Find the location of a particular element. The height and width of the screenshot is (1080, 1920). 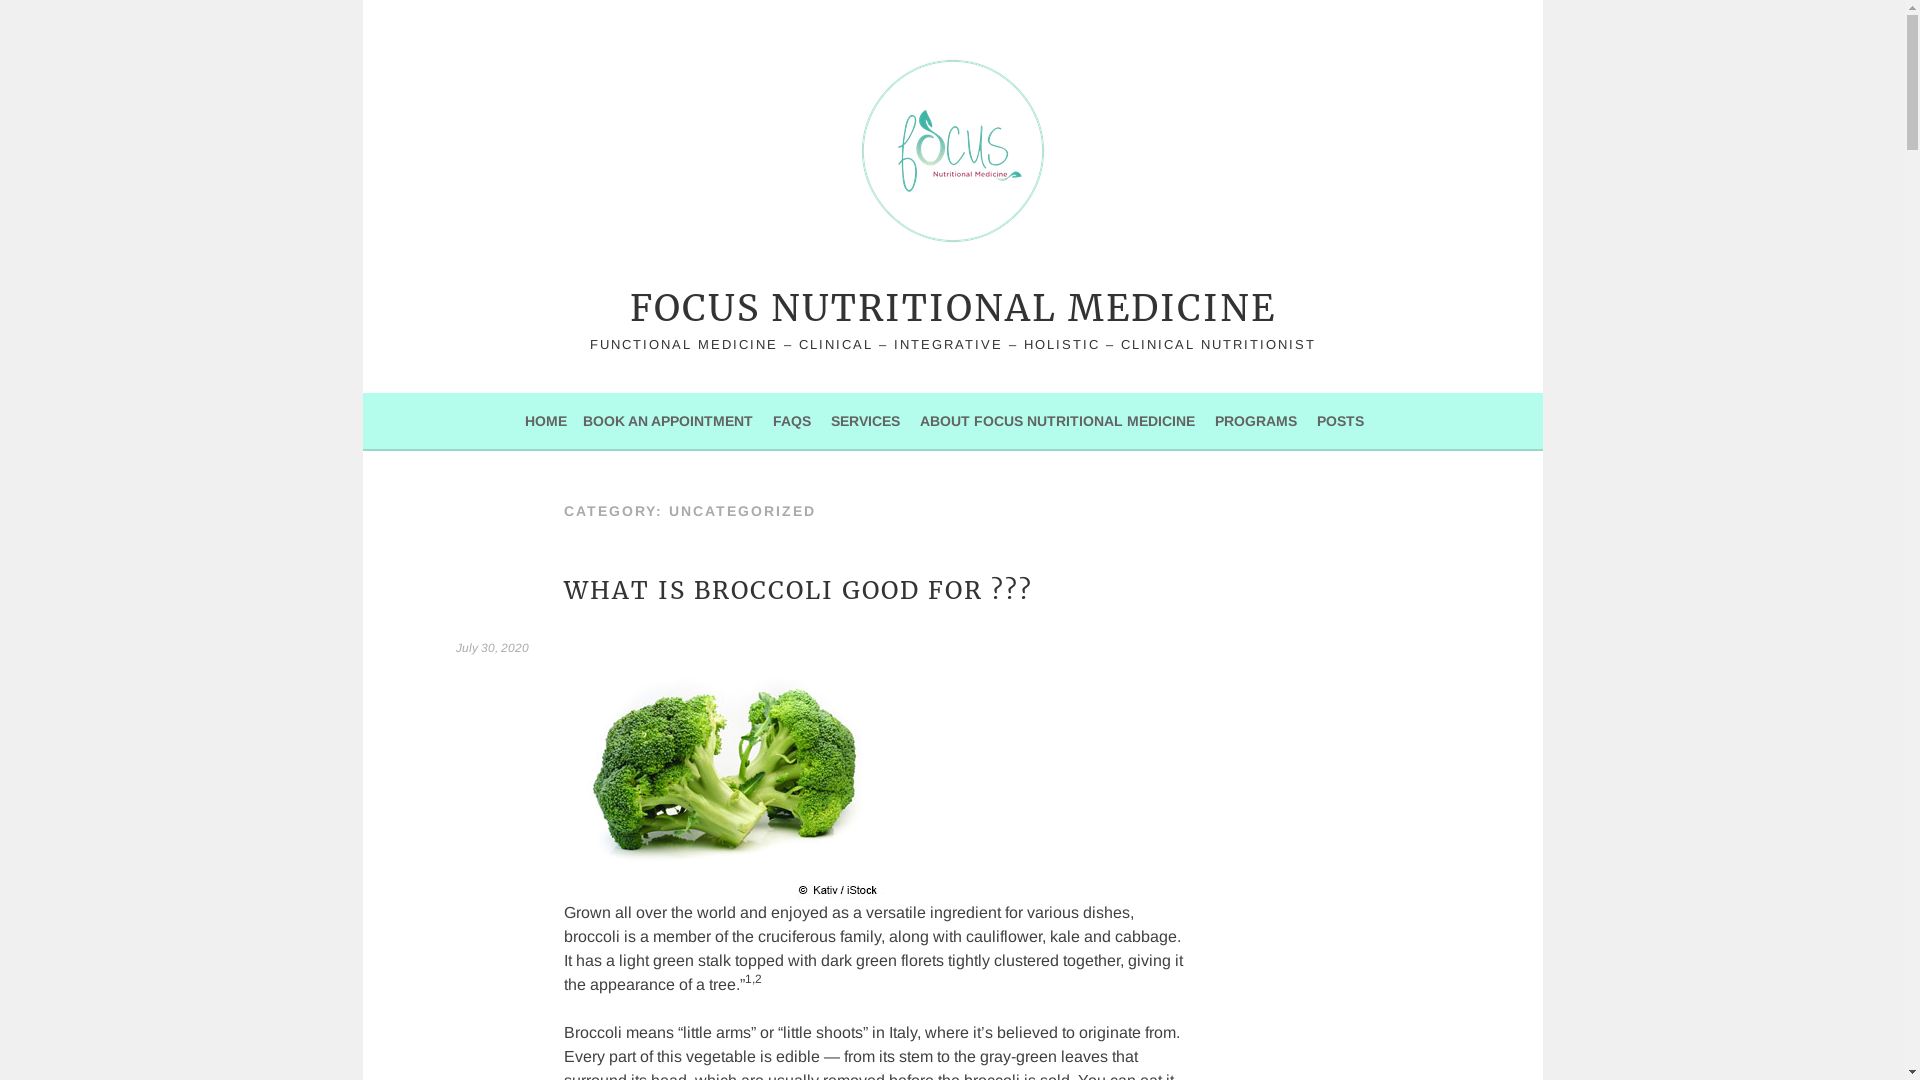

'HOME' is located at coordinates (546, 419).